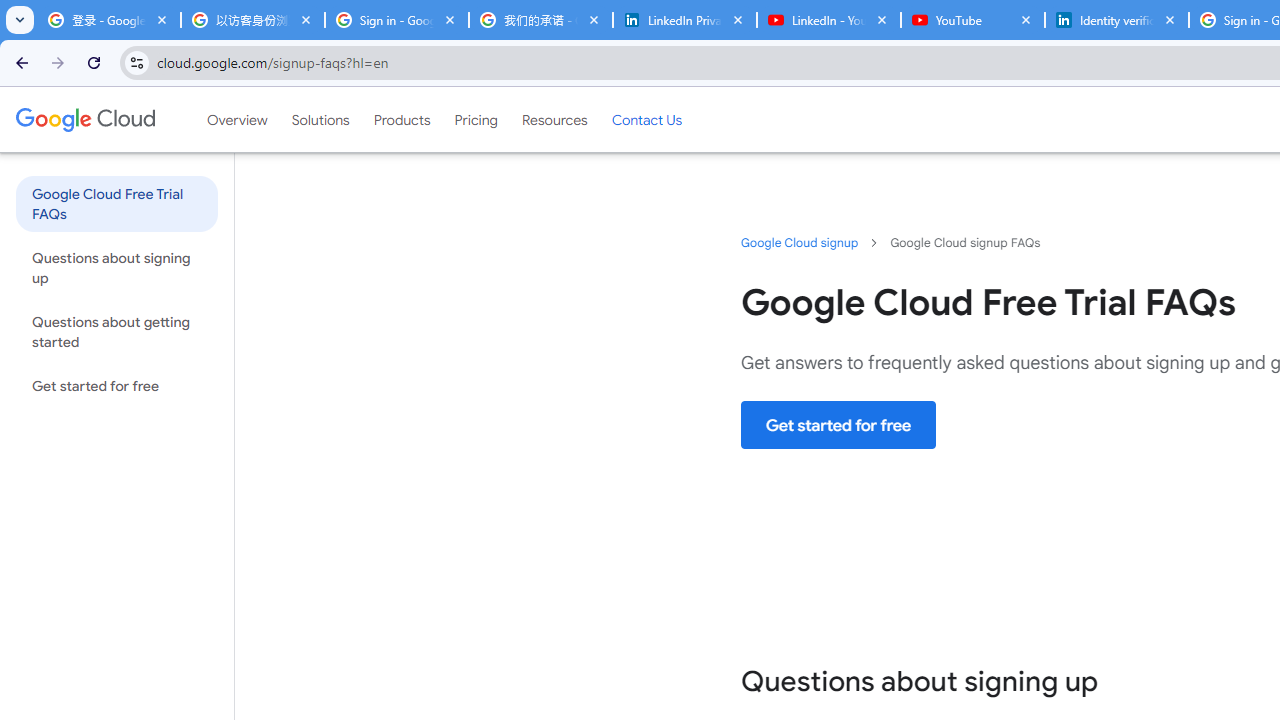 The width and height of the screenshot is (1280, 720). I want to click on 'Google Cloud', so click(84, 119).